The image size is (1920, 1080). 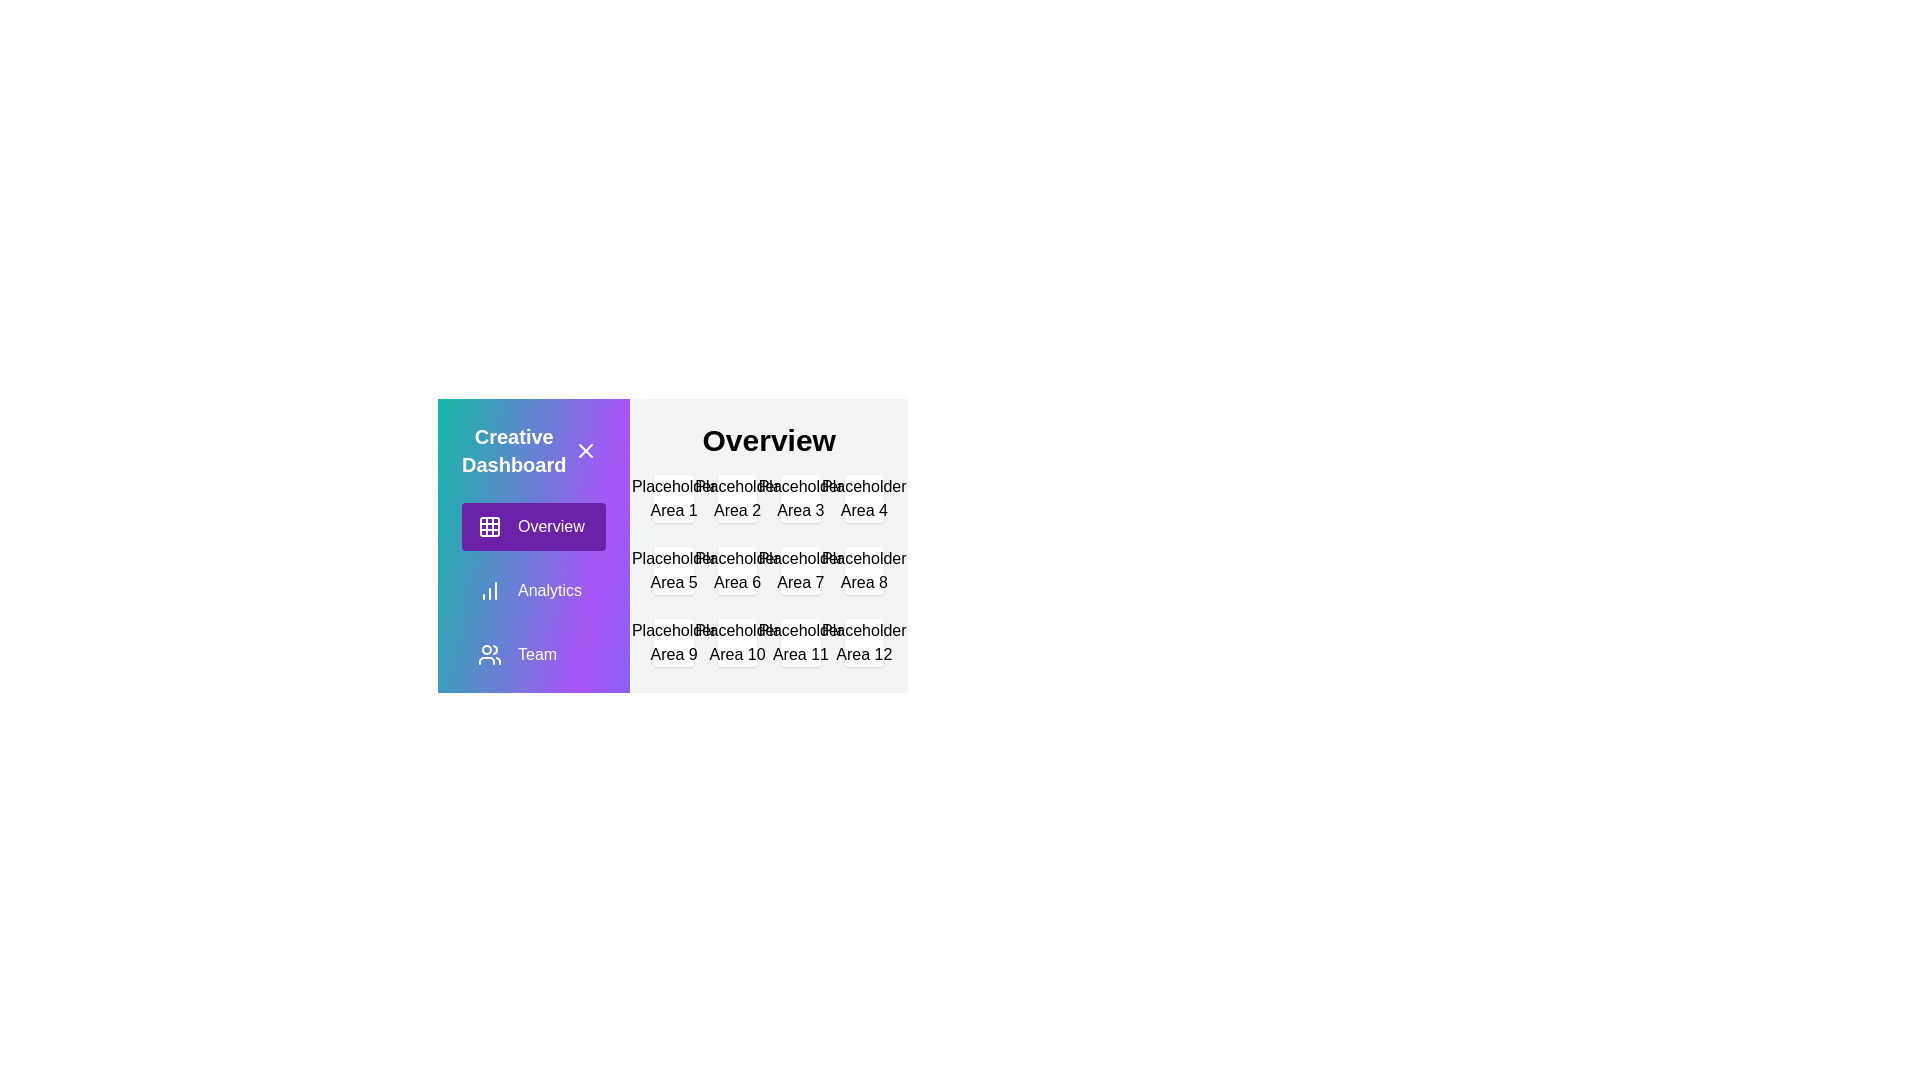 What do you see at coordinates (533, 589) in the screenshot?
I see `the Analytics pane by clicking on its menu item` at bounding box center [533, 589].